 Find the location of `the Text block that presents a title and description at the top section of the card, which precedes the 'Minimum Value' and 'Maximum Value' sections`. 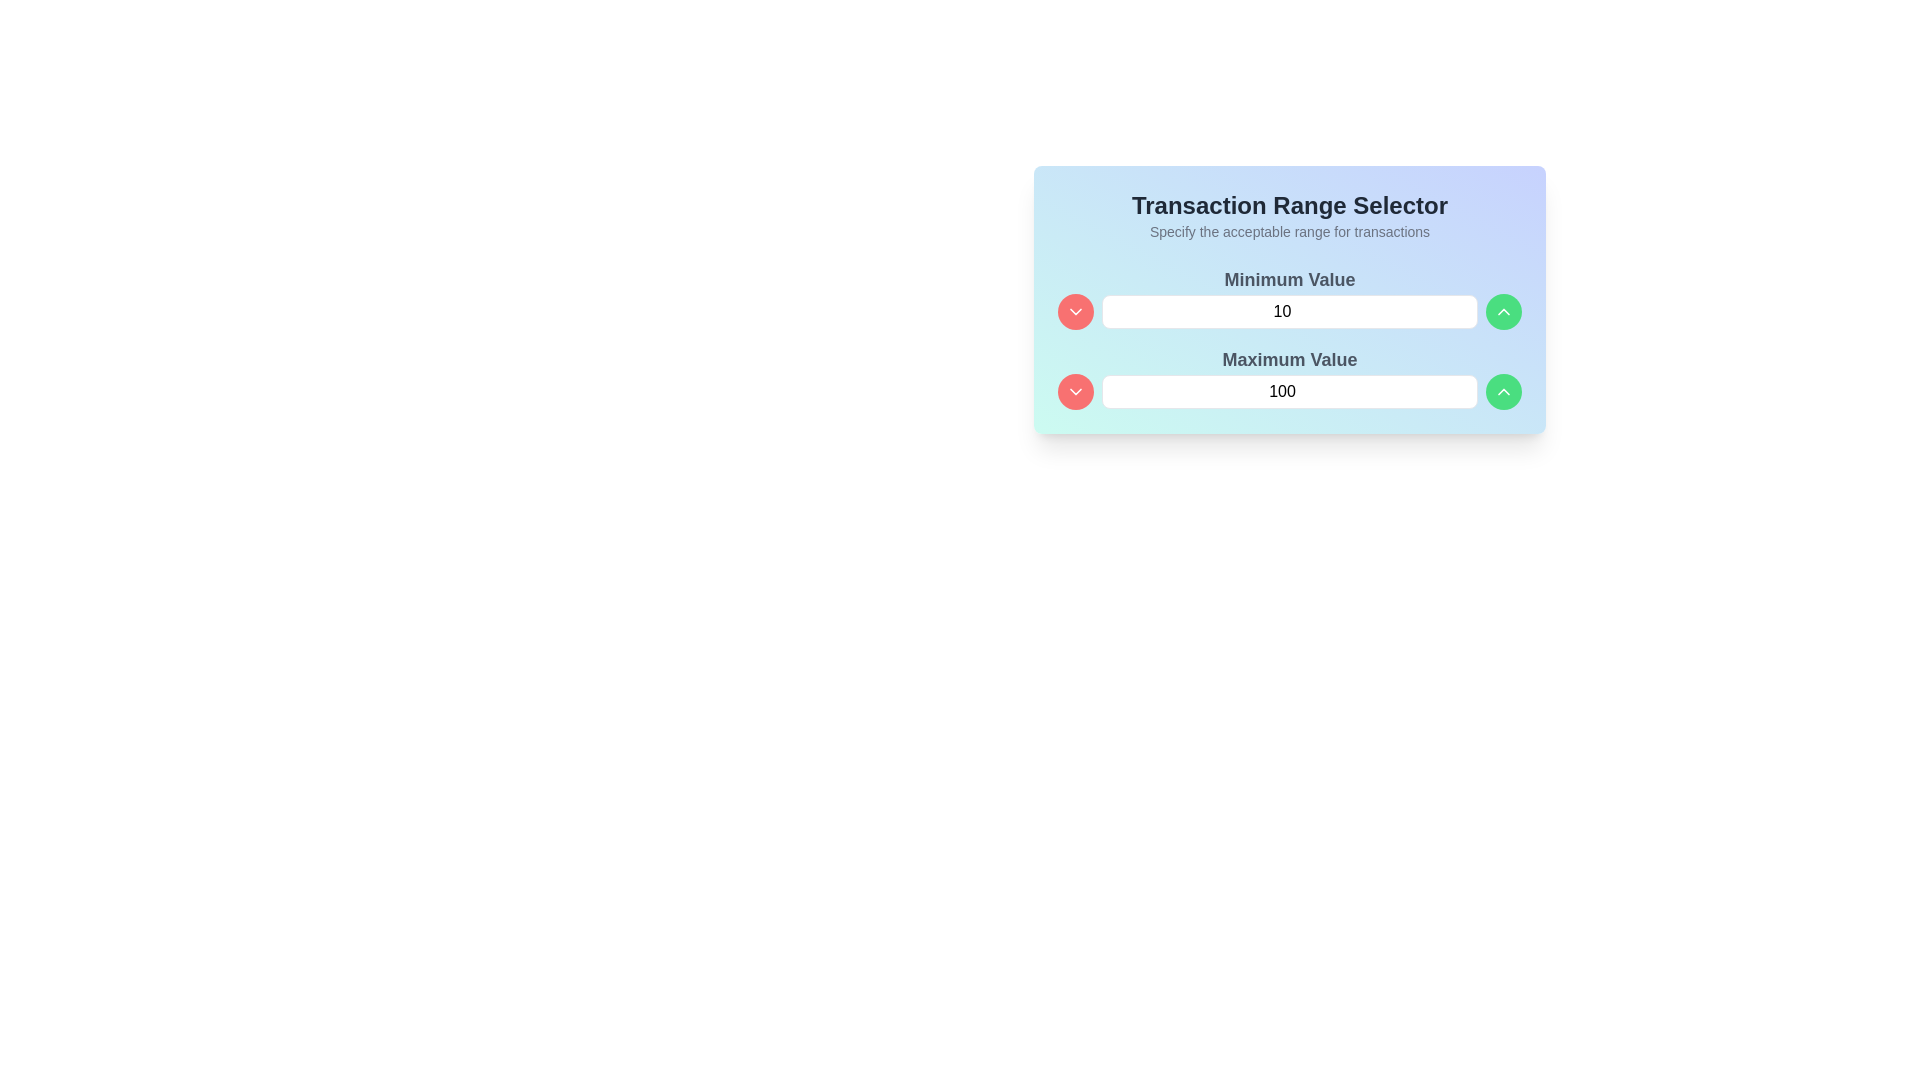

the Text block that presents a title and description at the top section of the card, which precedes the 'Minimum Value' and 'Maximum Value' sections is located at coordinates (1290, 216).